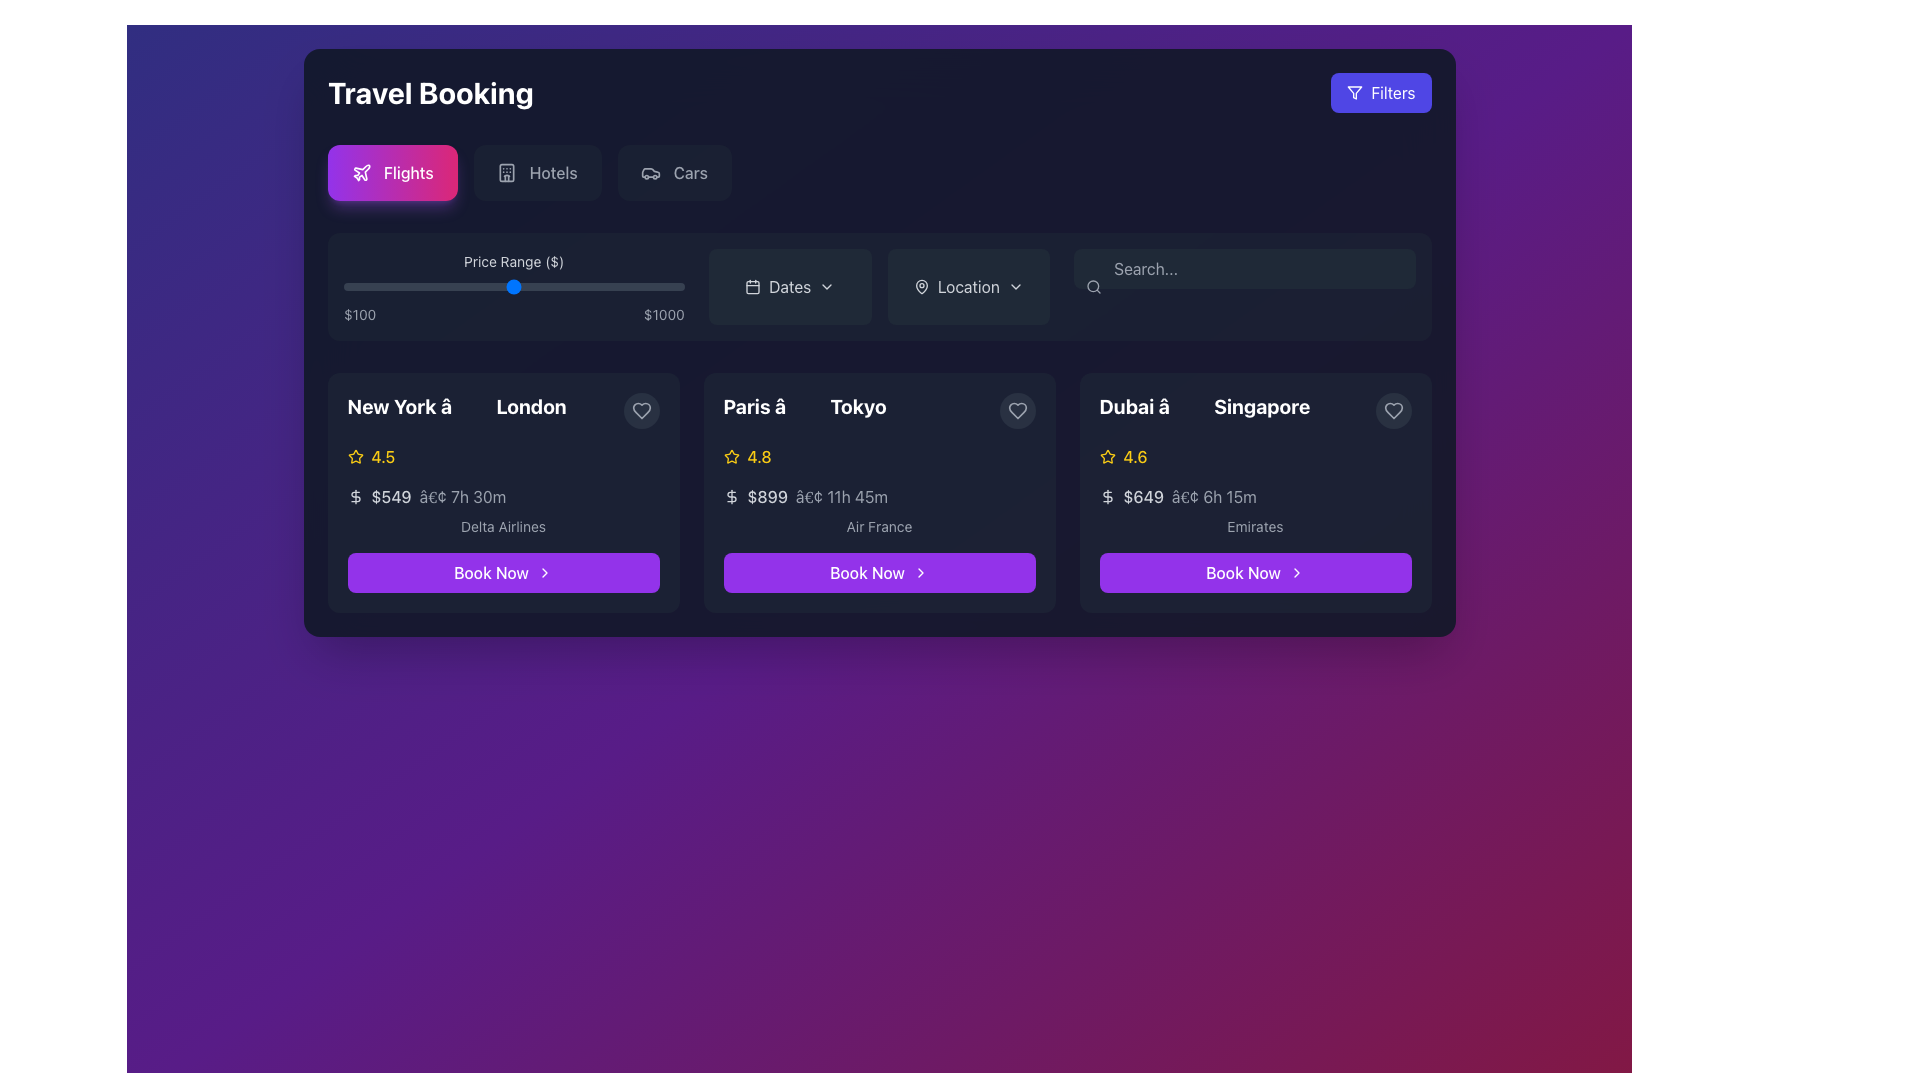 This screenshot has height=1080, width=1920. Describe the element at coordinates (1135, 456) in the screenshot. I see `displayed rating value on the Text label located in the third card of the travel options, which is positioned next to a star icon` at that location.